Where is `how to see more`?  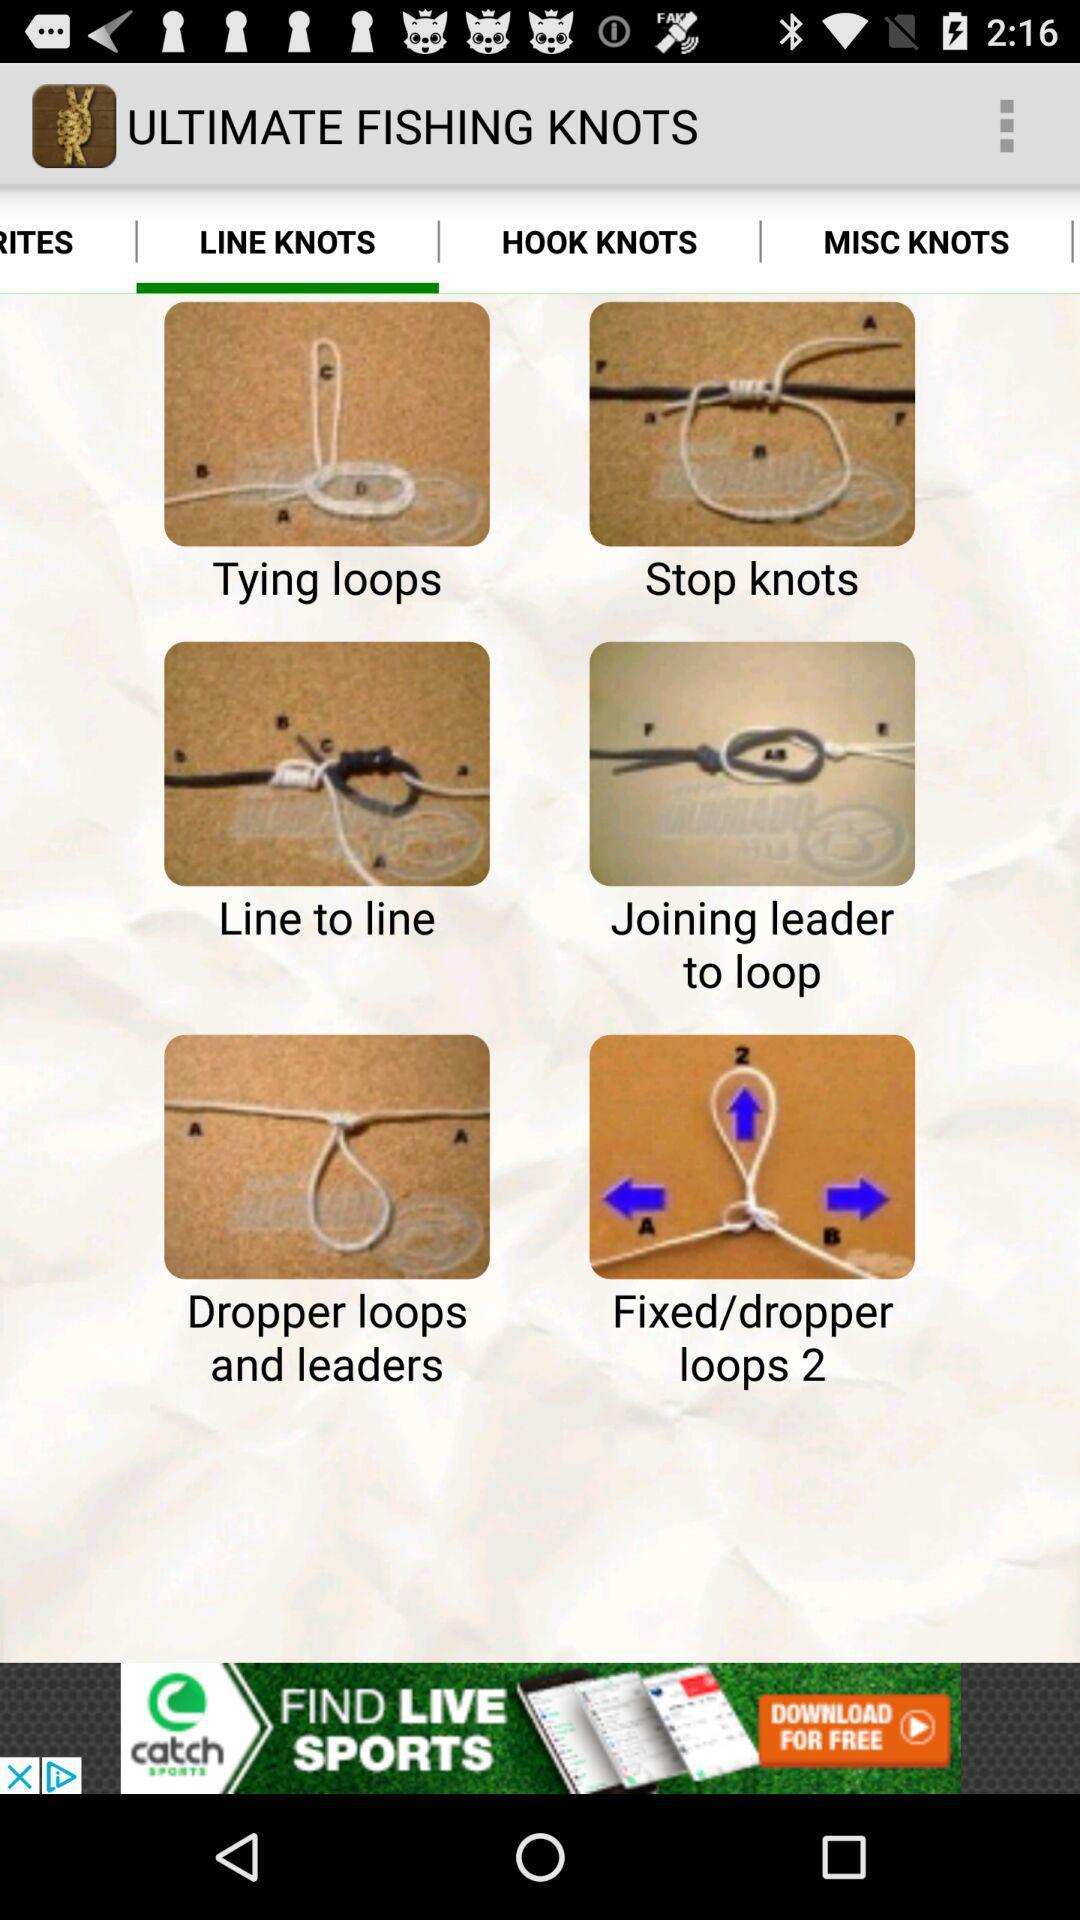 how to see more is located at coordinates (326, 762).